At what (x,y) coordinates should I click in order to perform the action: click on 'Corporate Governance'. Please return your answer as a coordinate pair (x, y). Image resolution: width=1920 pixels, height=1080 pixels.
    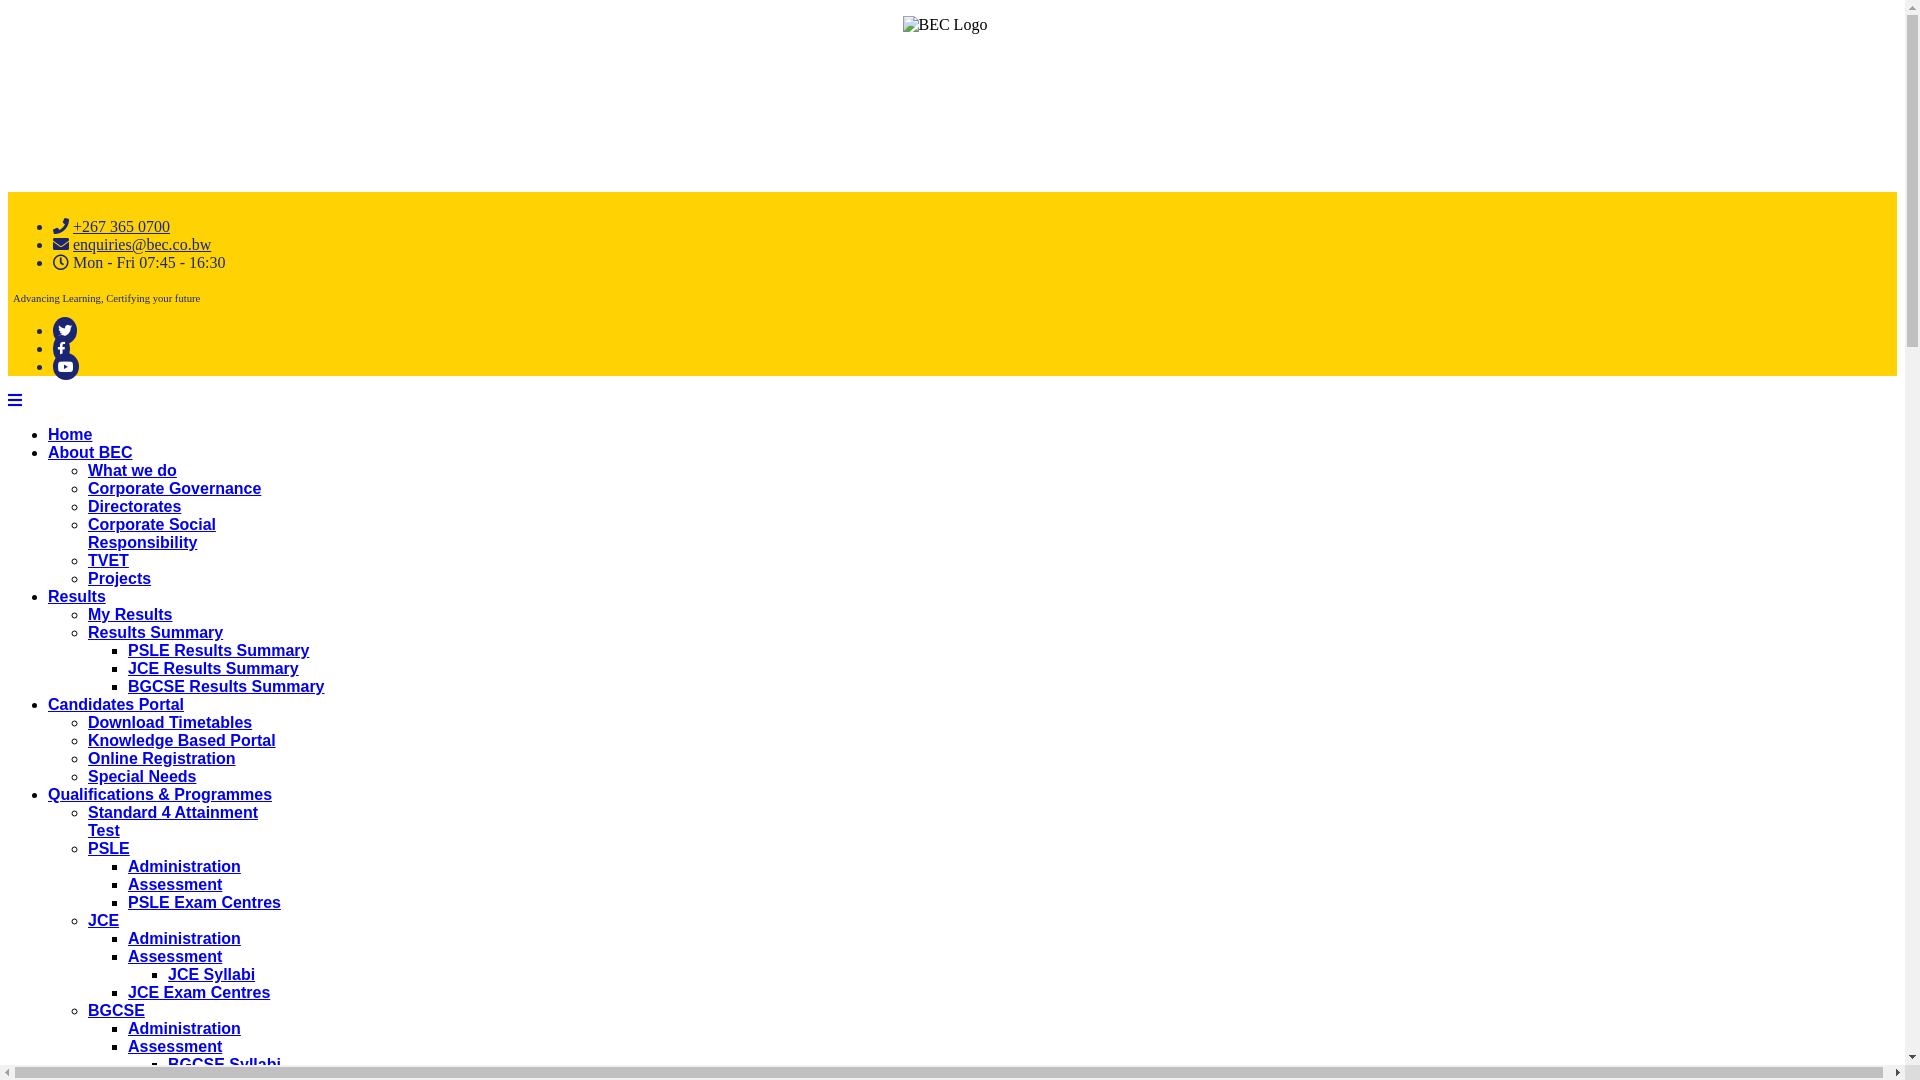
    Looking at the image, I should click on (174, 488).